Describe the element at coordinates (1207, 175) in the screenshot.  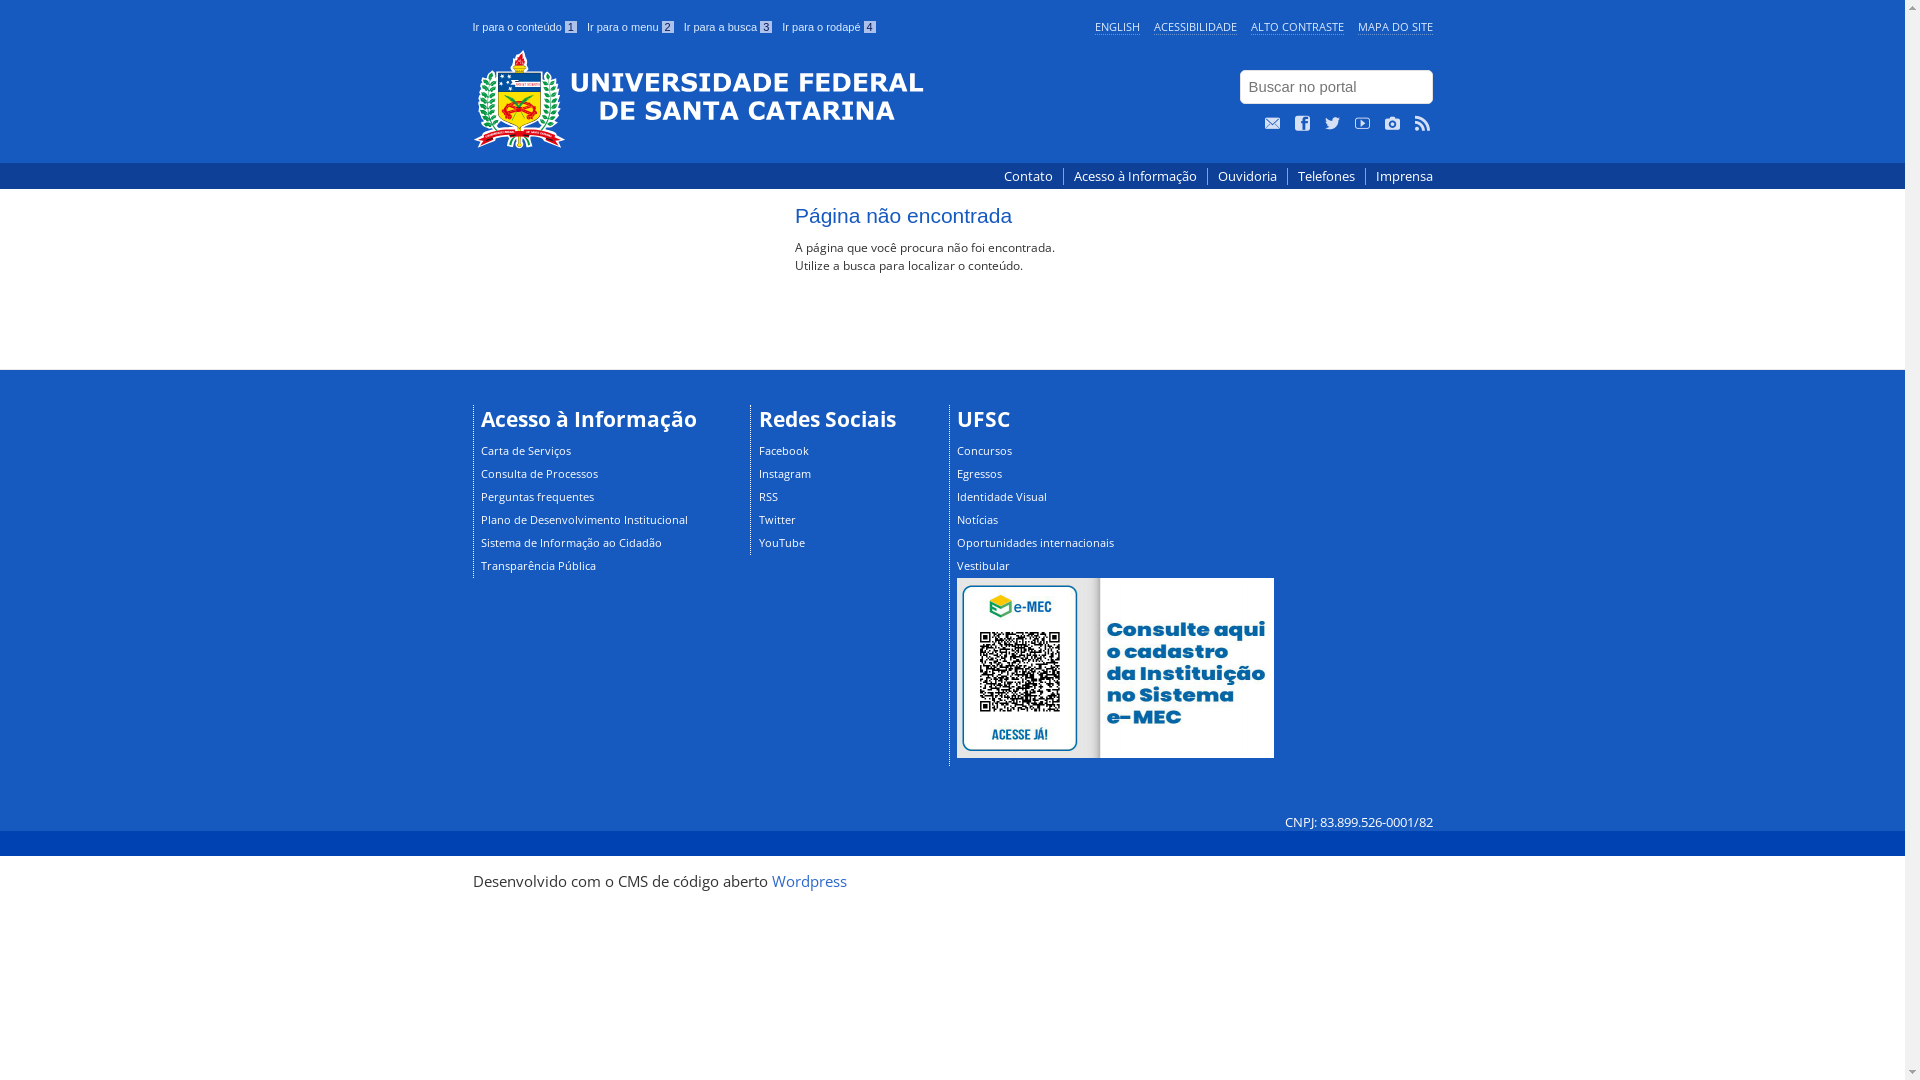
I see `'Ouvidoria'` at that location.